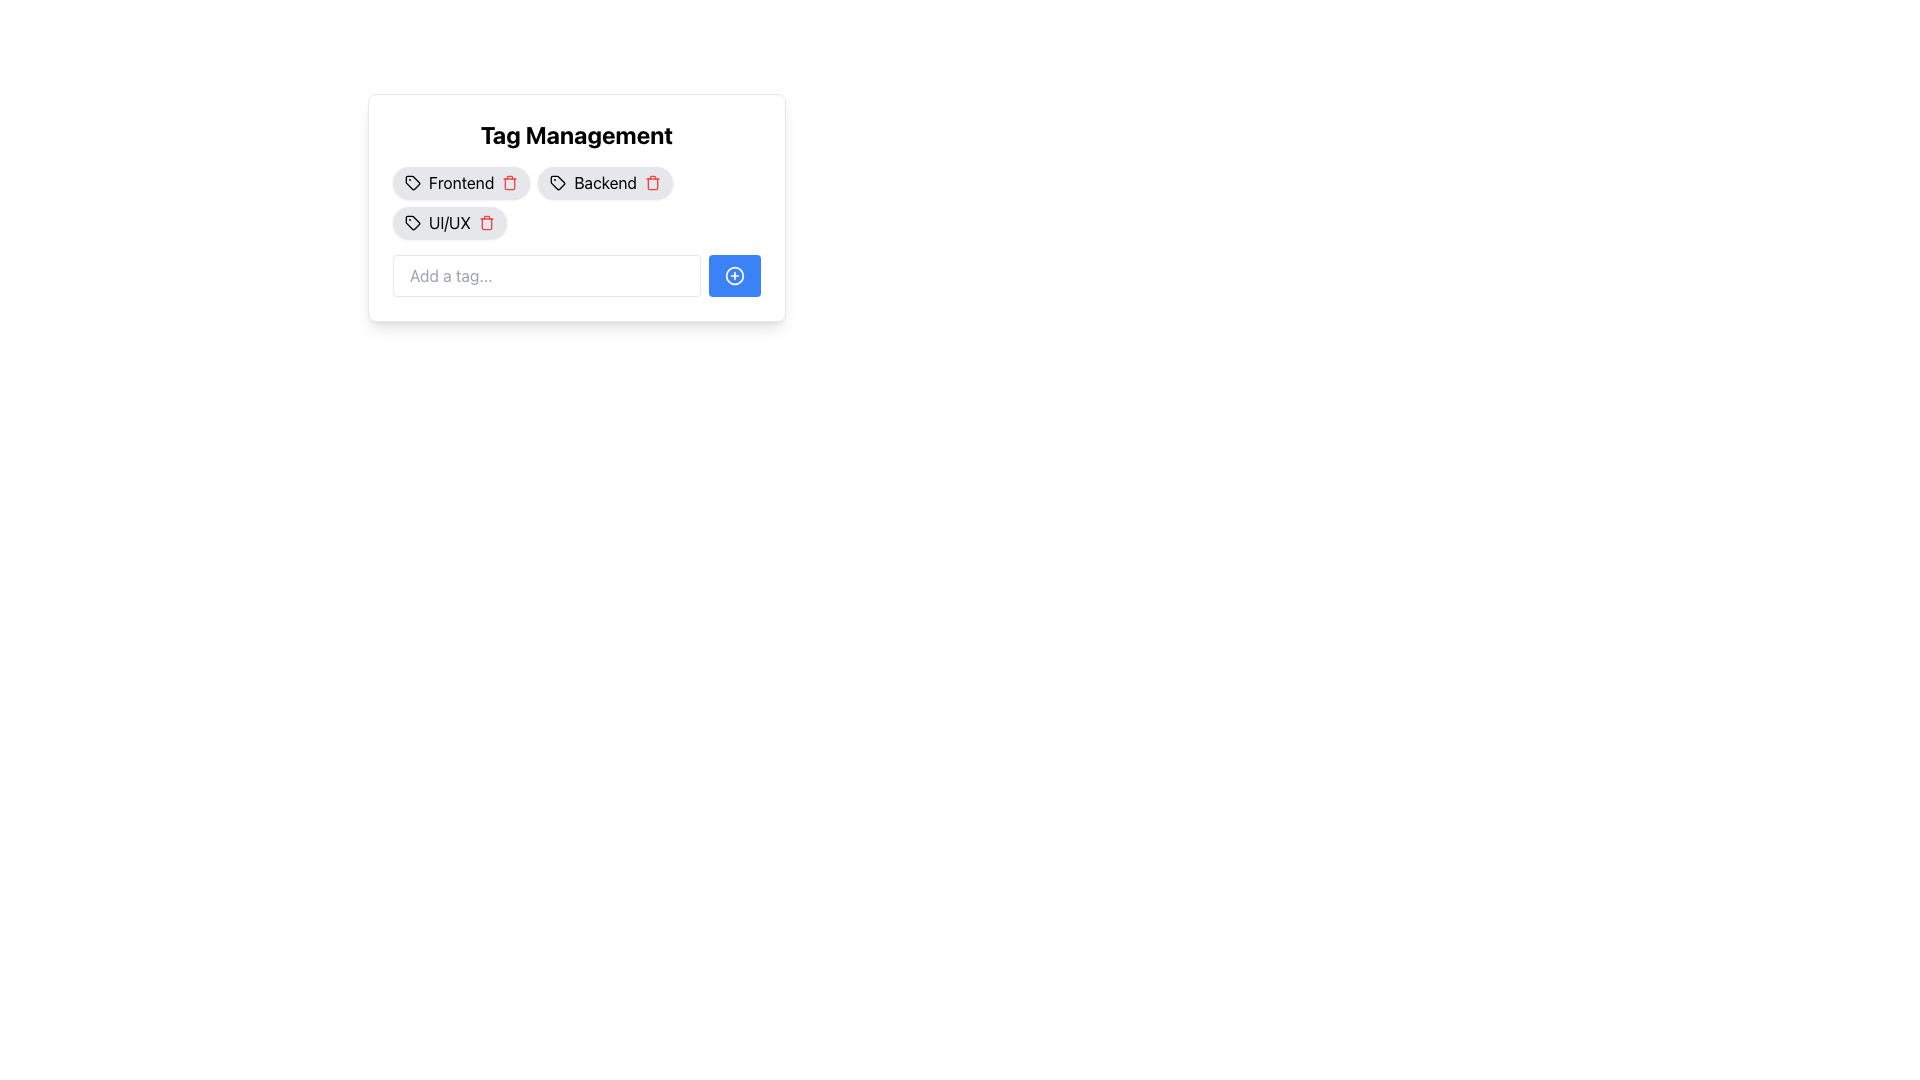 The height and width of the screenshot is (1080, 1920). Describe the element at coordinates (652, 182) in the screenshot. I see `the delete button styled as an icon located in the top right corner of the 'Backend' tag` at that location.